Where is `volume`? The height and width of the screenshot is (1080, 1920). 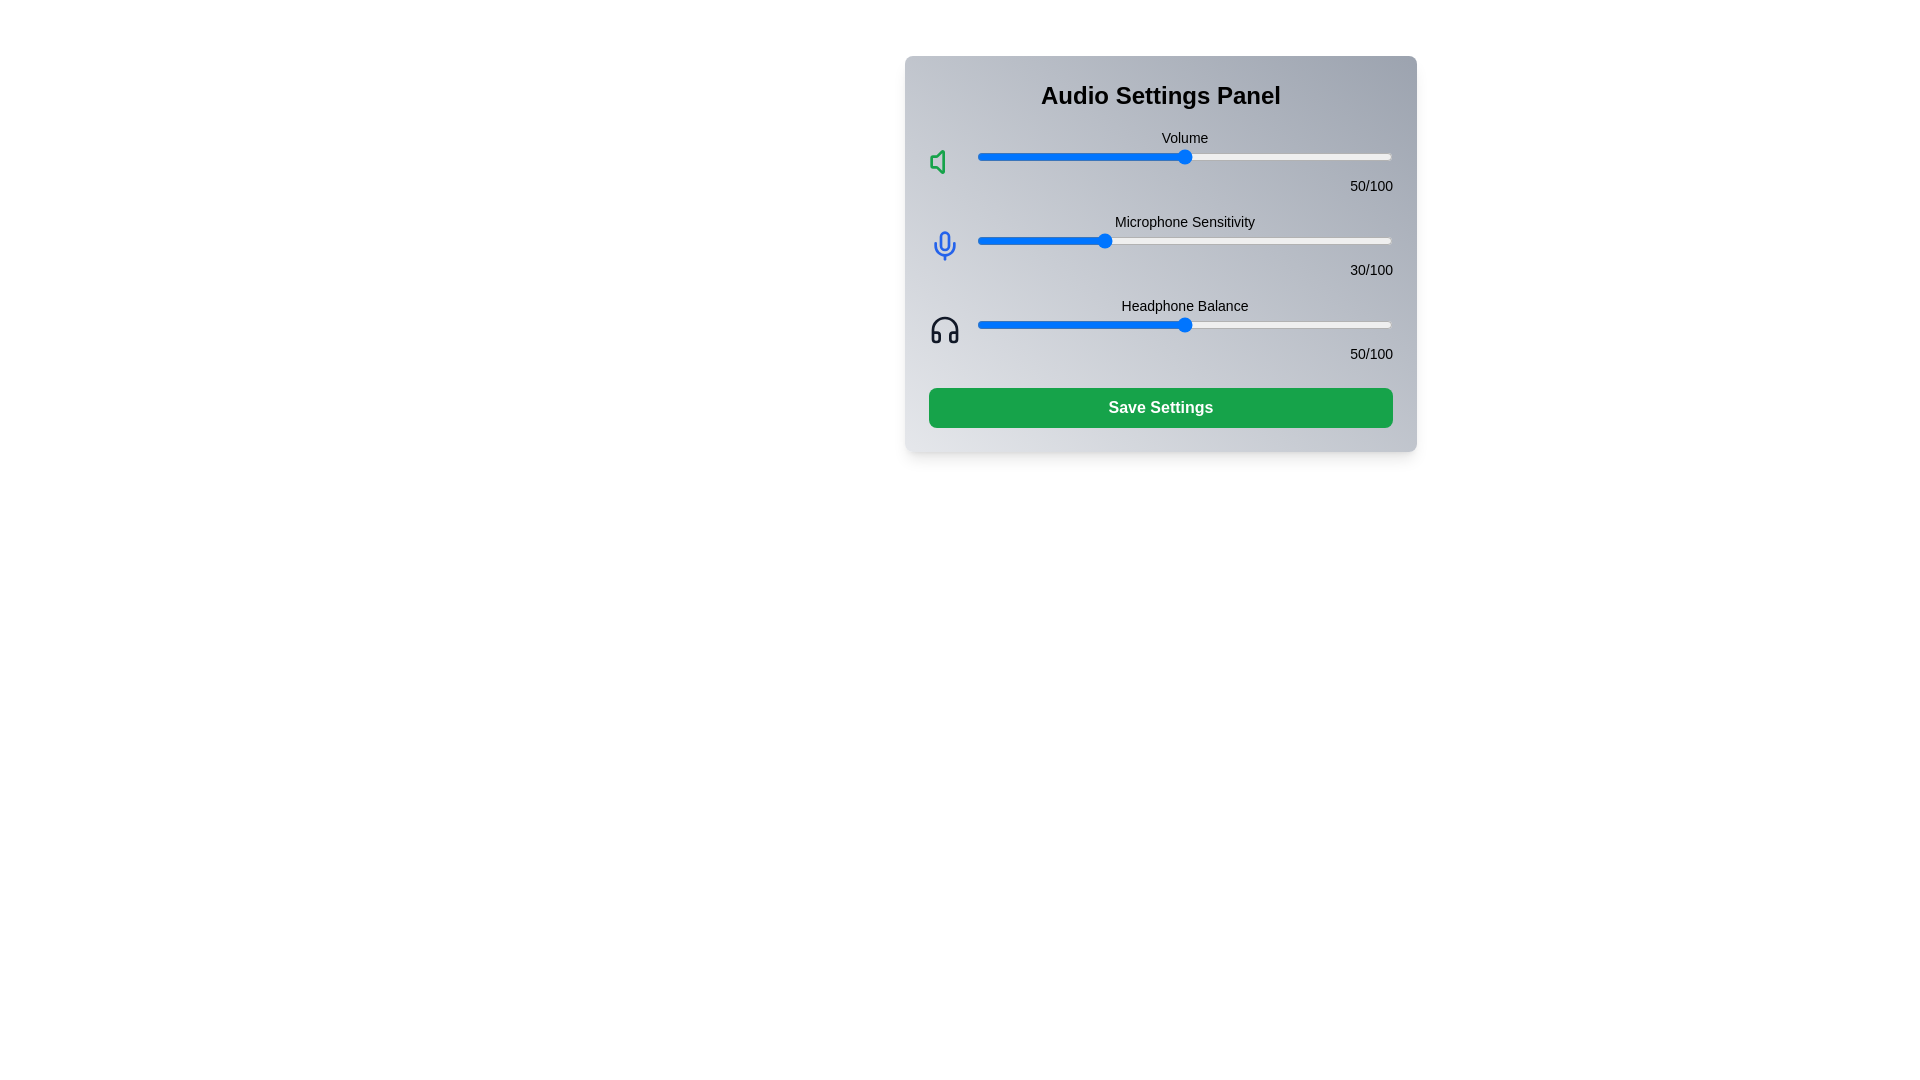
volume is located at coordinates (1309, 156).